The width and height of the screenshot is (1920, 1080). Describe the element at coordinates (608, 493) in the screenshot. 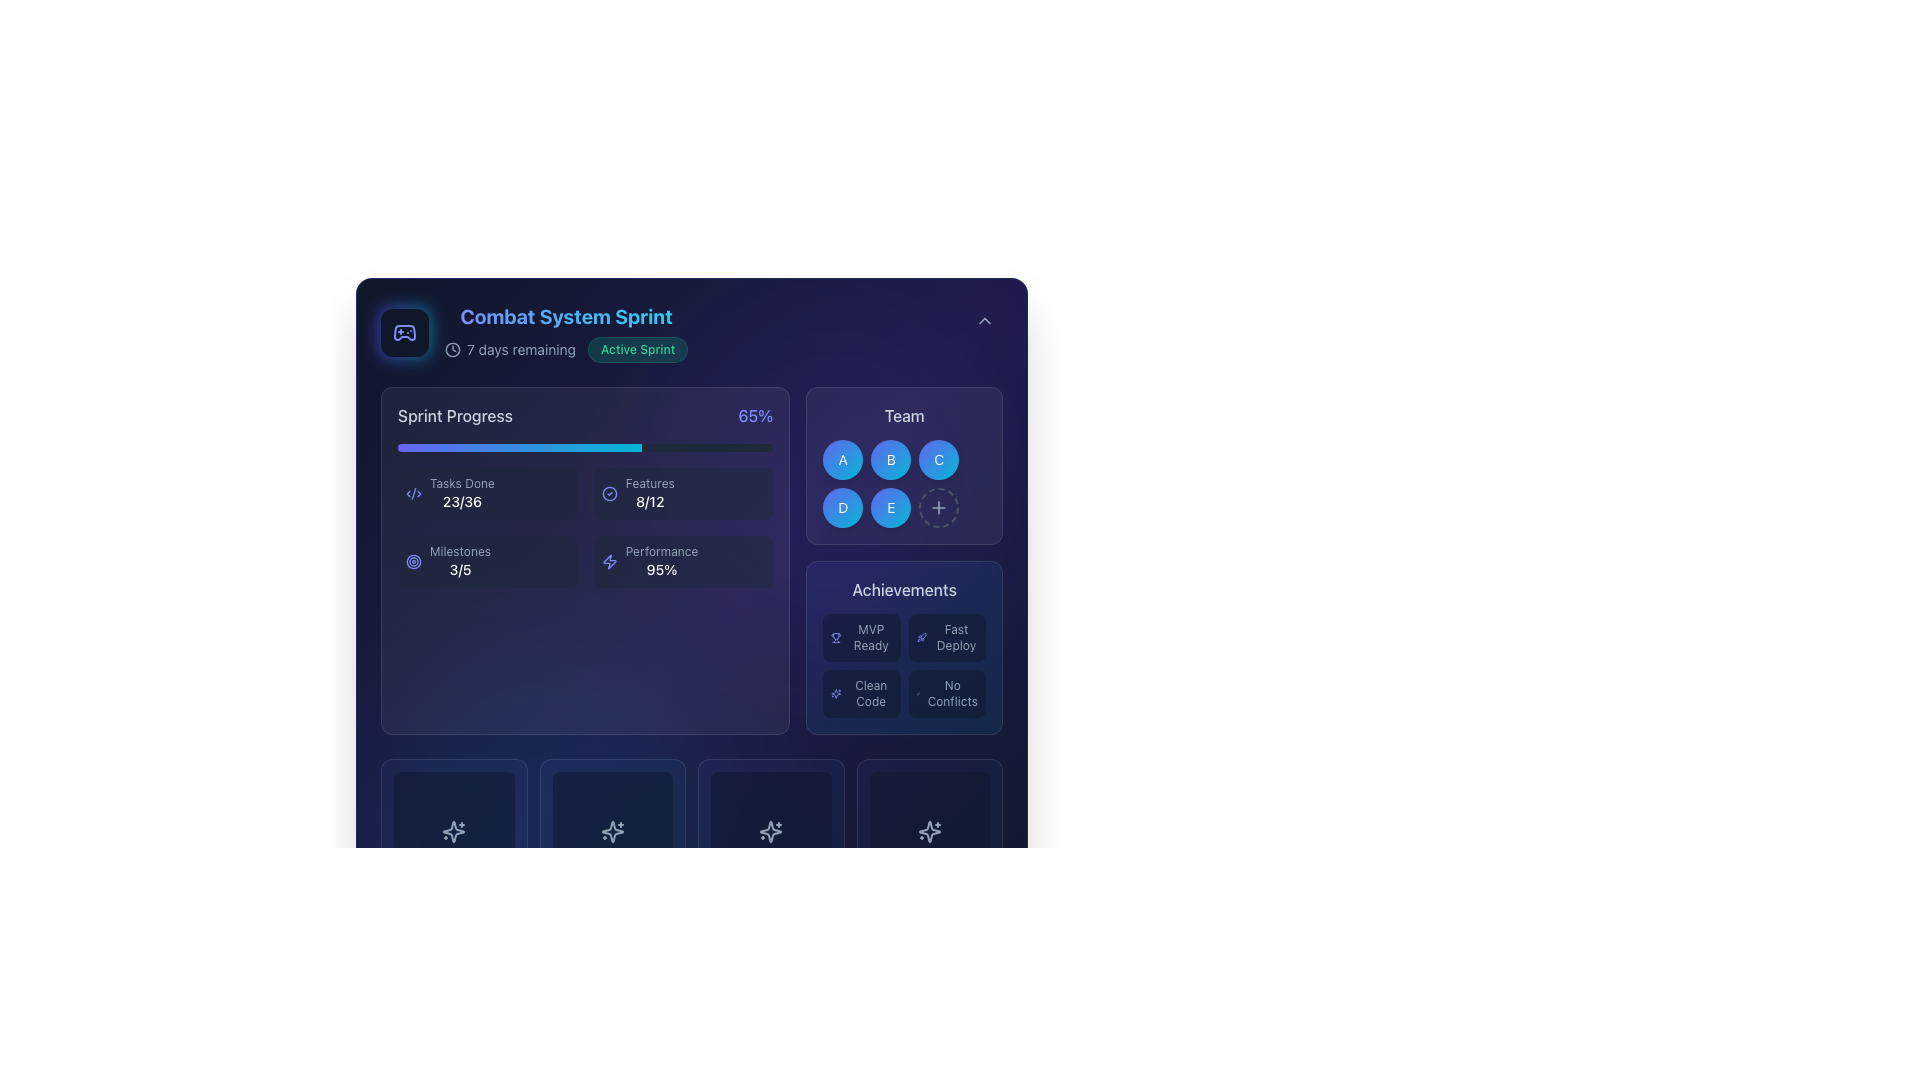

I see `the icon indicating task status or completion located in the 'Sprint Progress' card next to the text 'Features 8/12'` at that location.